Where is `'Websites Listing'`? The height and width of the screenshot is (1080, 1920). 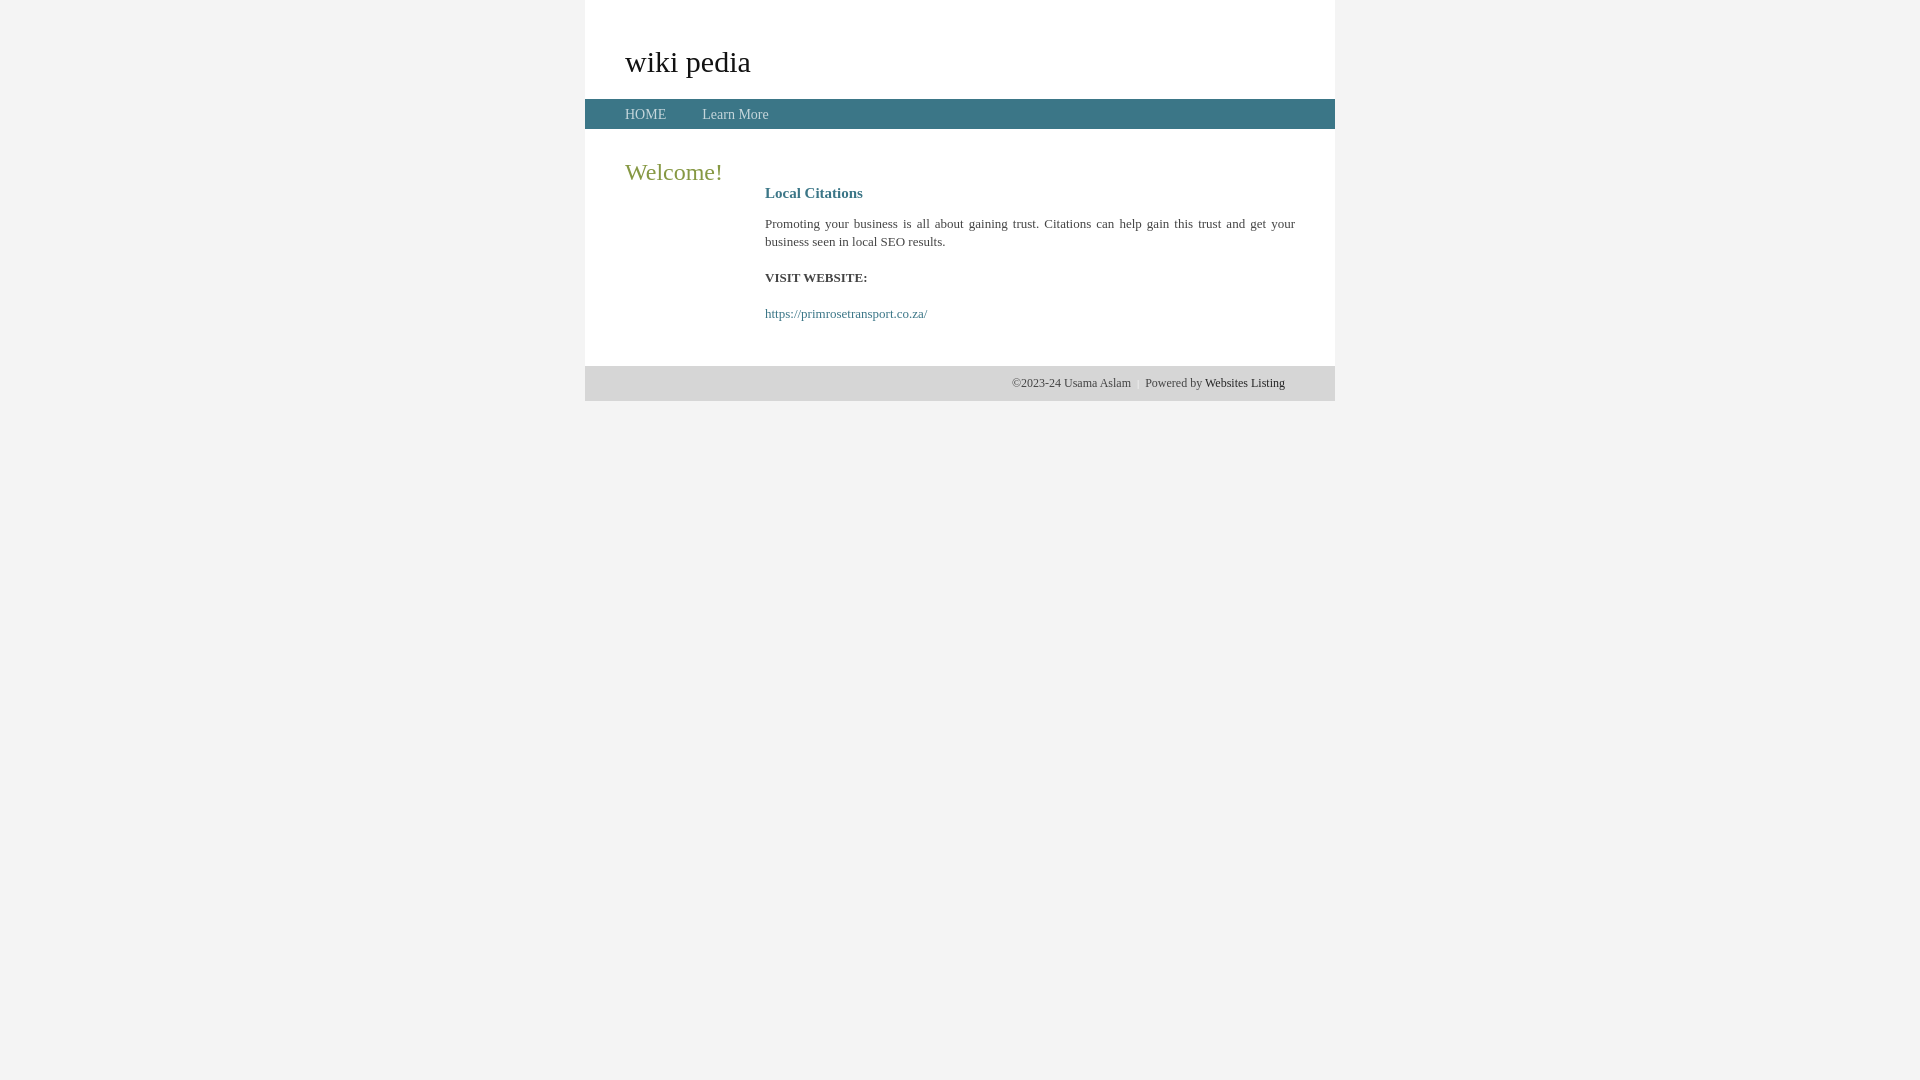 'Websites Listing' is located at coordinates (1243, 382).